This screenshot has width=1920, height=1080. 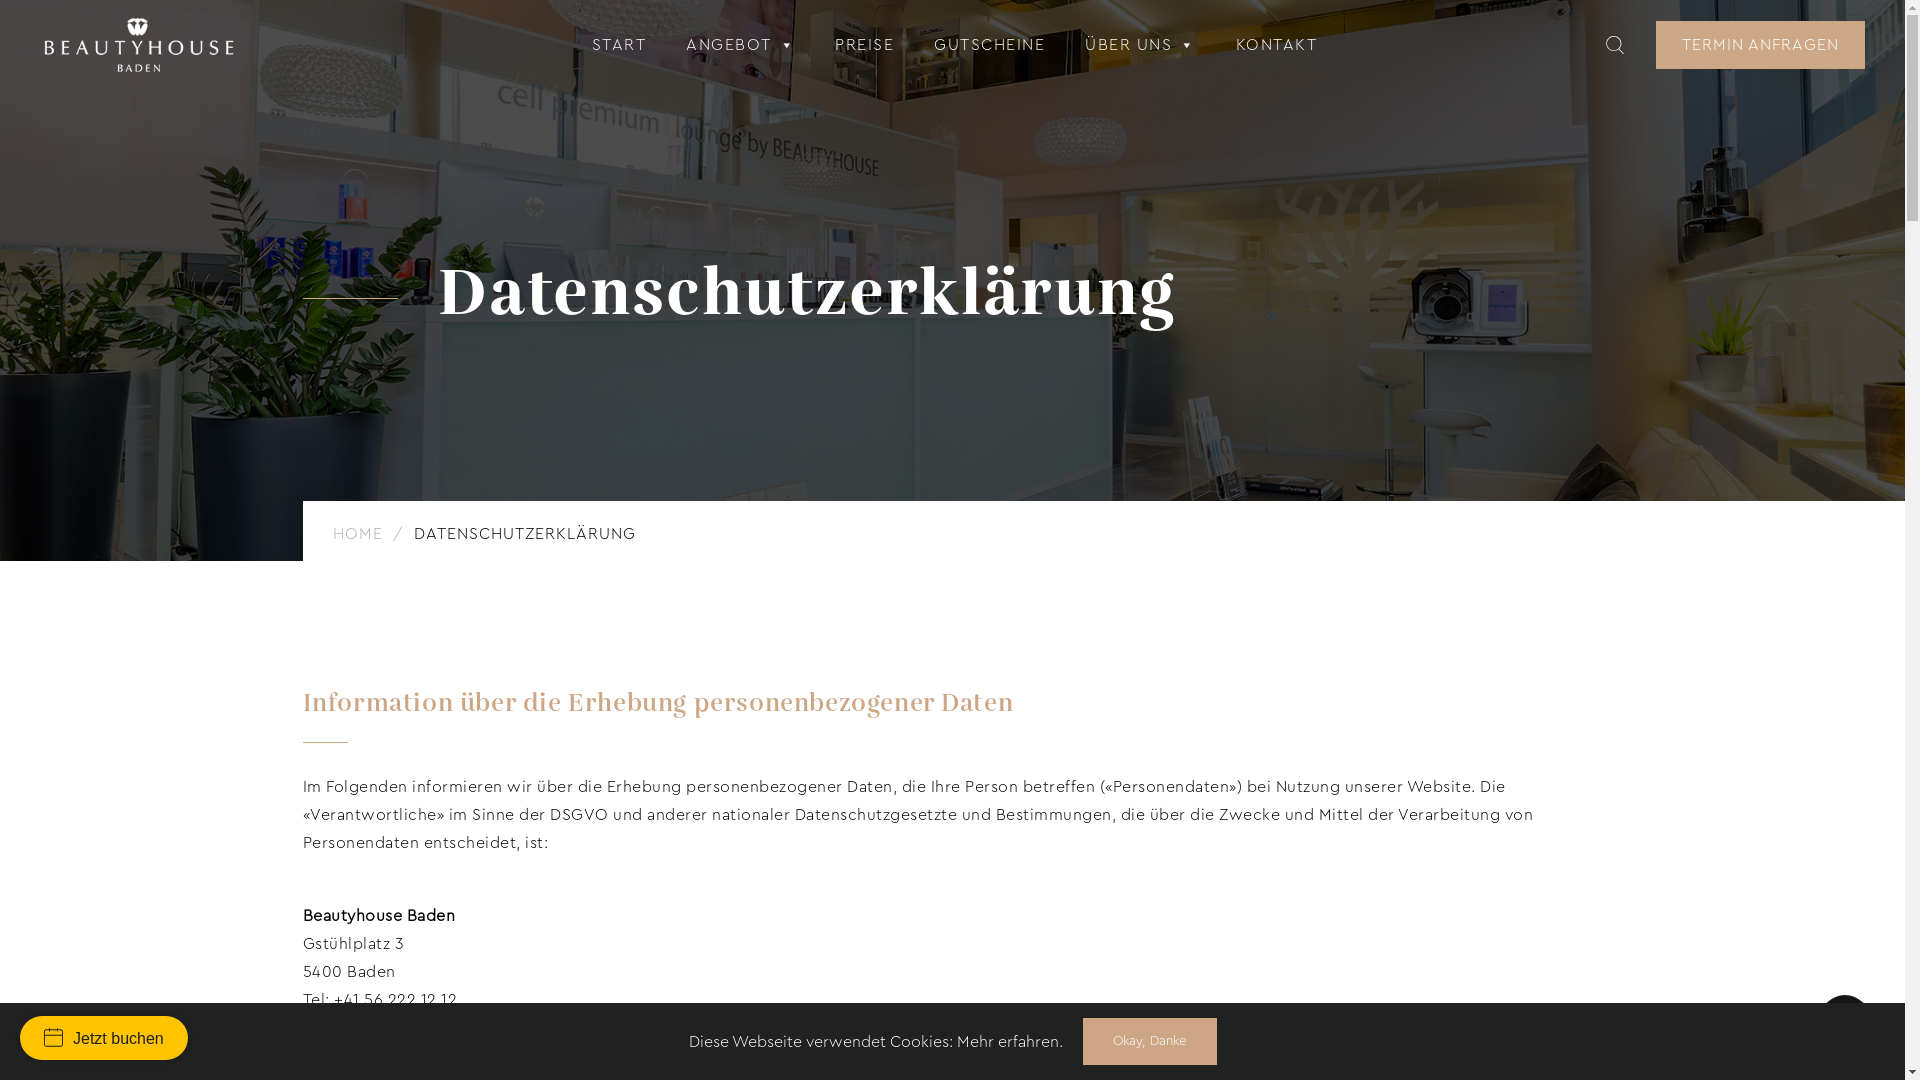 What do you see at coordinates (1008, 1040) in the screenshot?
I see `'Mehr erfahren.'` at bounding box center [1008, 1040].